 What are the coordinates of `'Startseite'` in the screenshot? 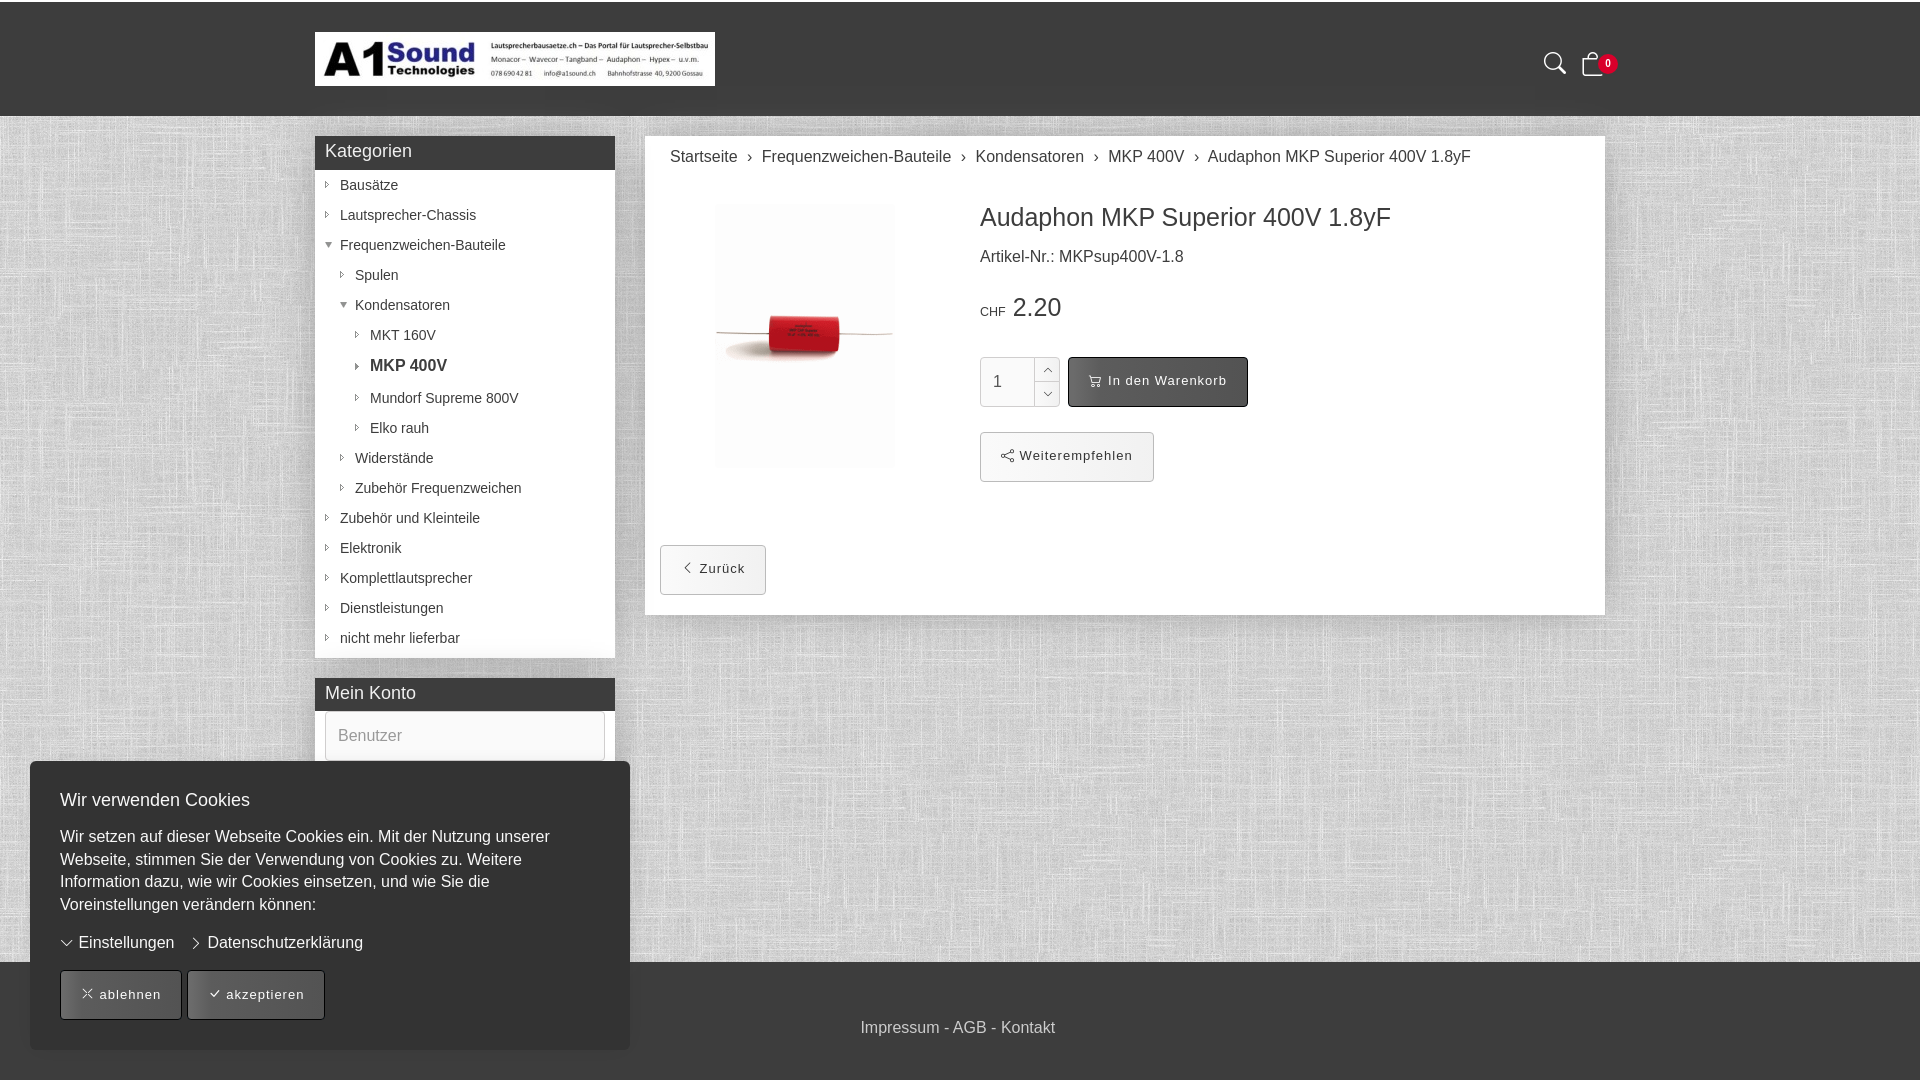 It's located at (670, 155).